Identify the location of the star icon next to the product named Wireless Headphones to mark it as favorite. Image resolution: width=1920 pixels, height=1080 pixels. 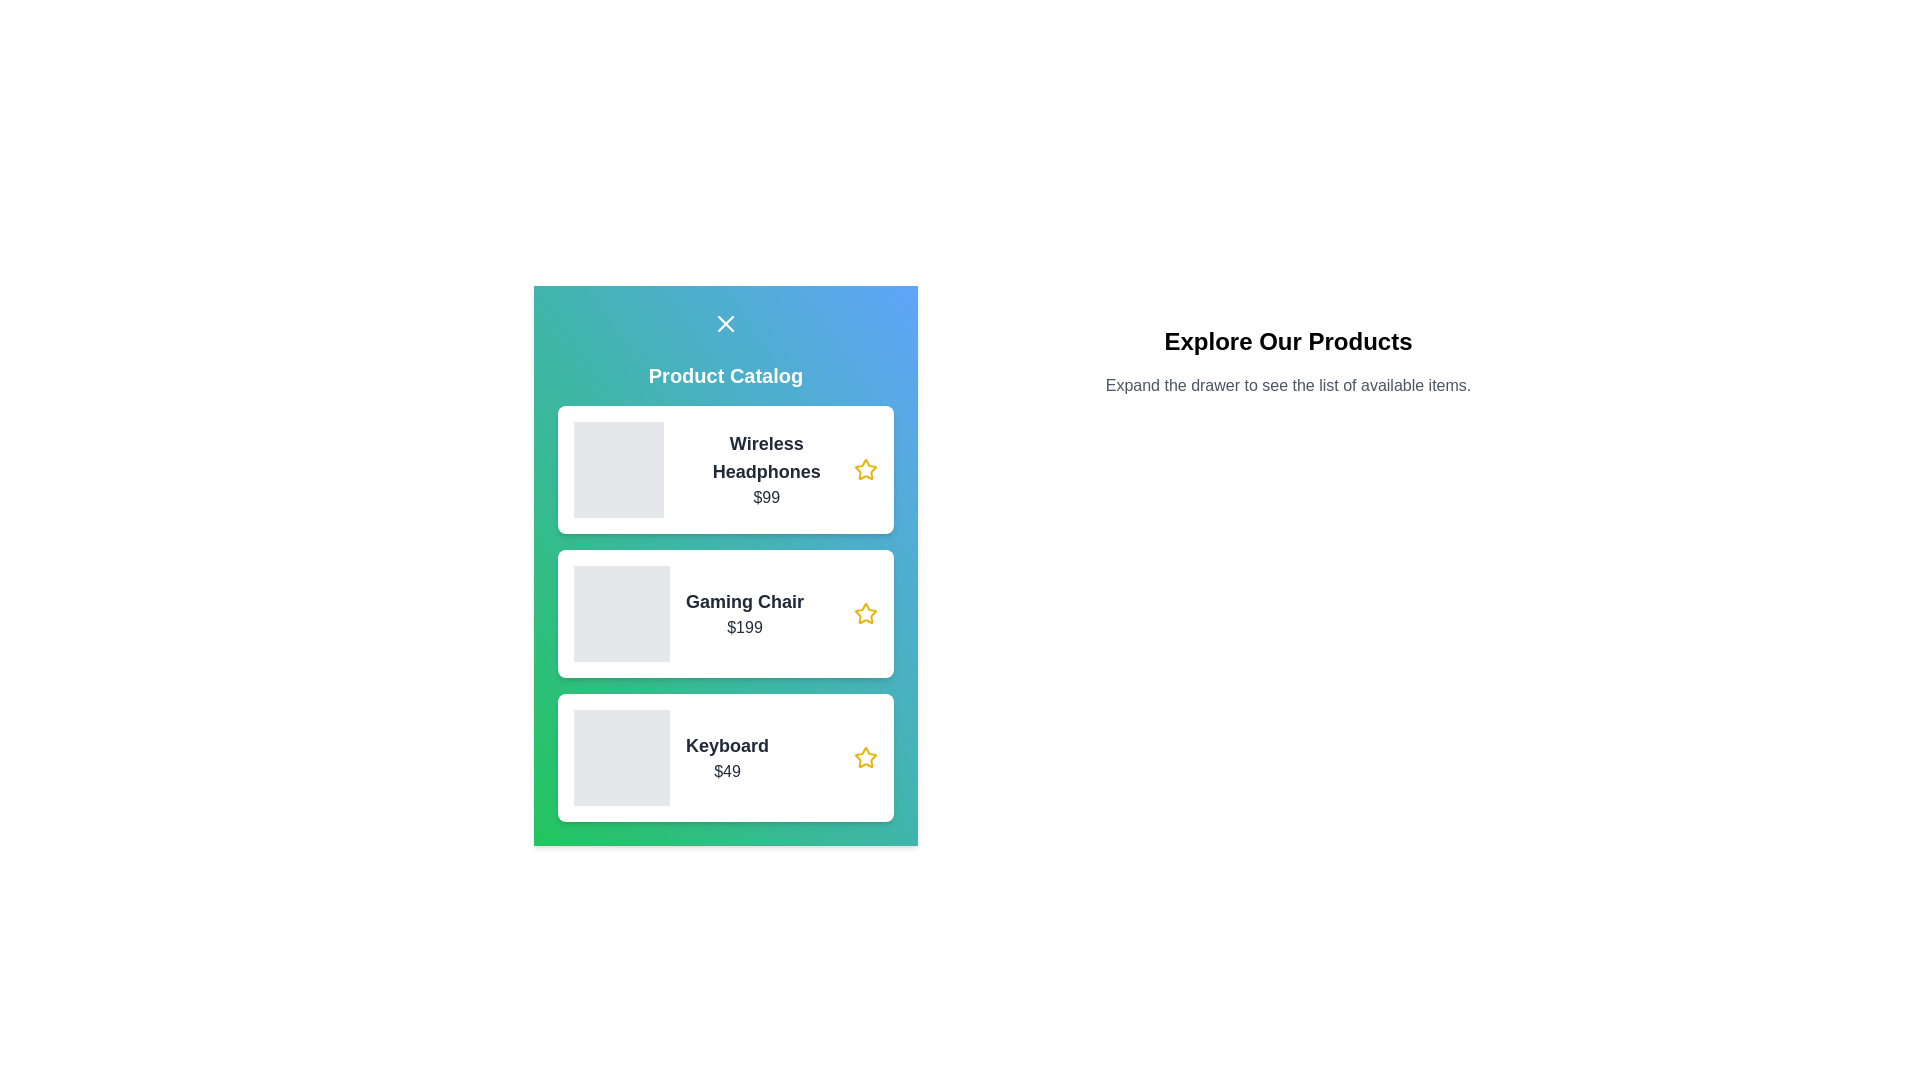
(865, 470).